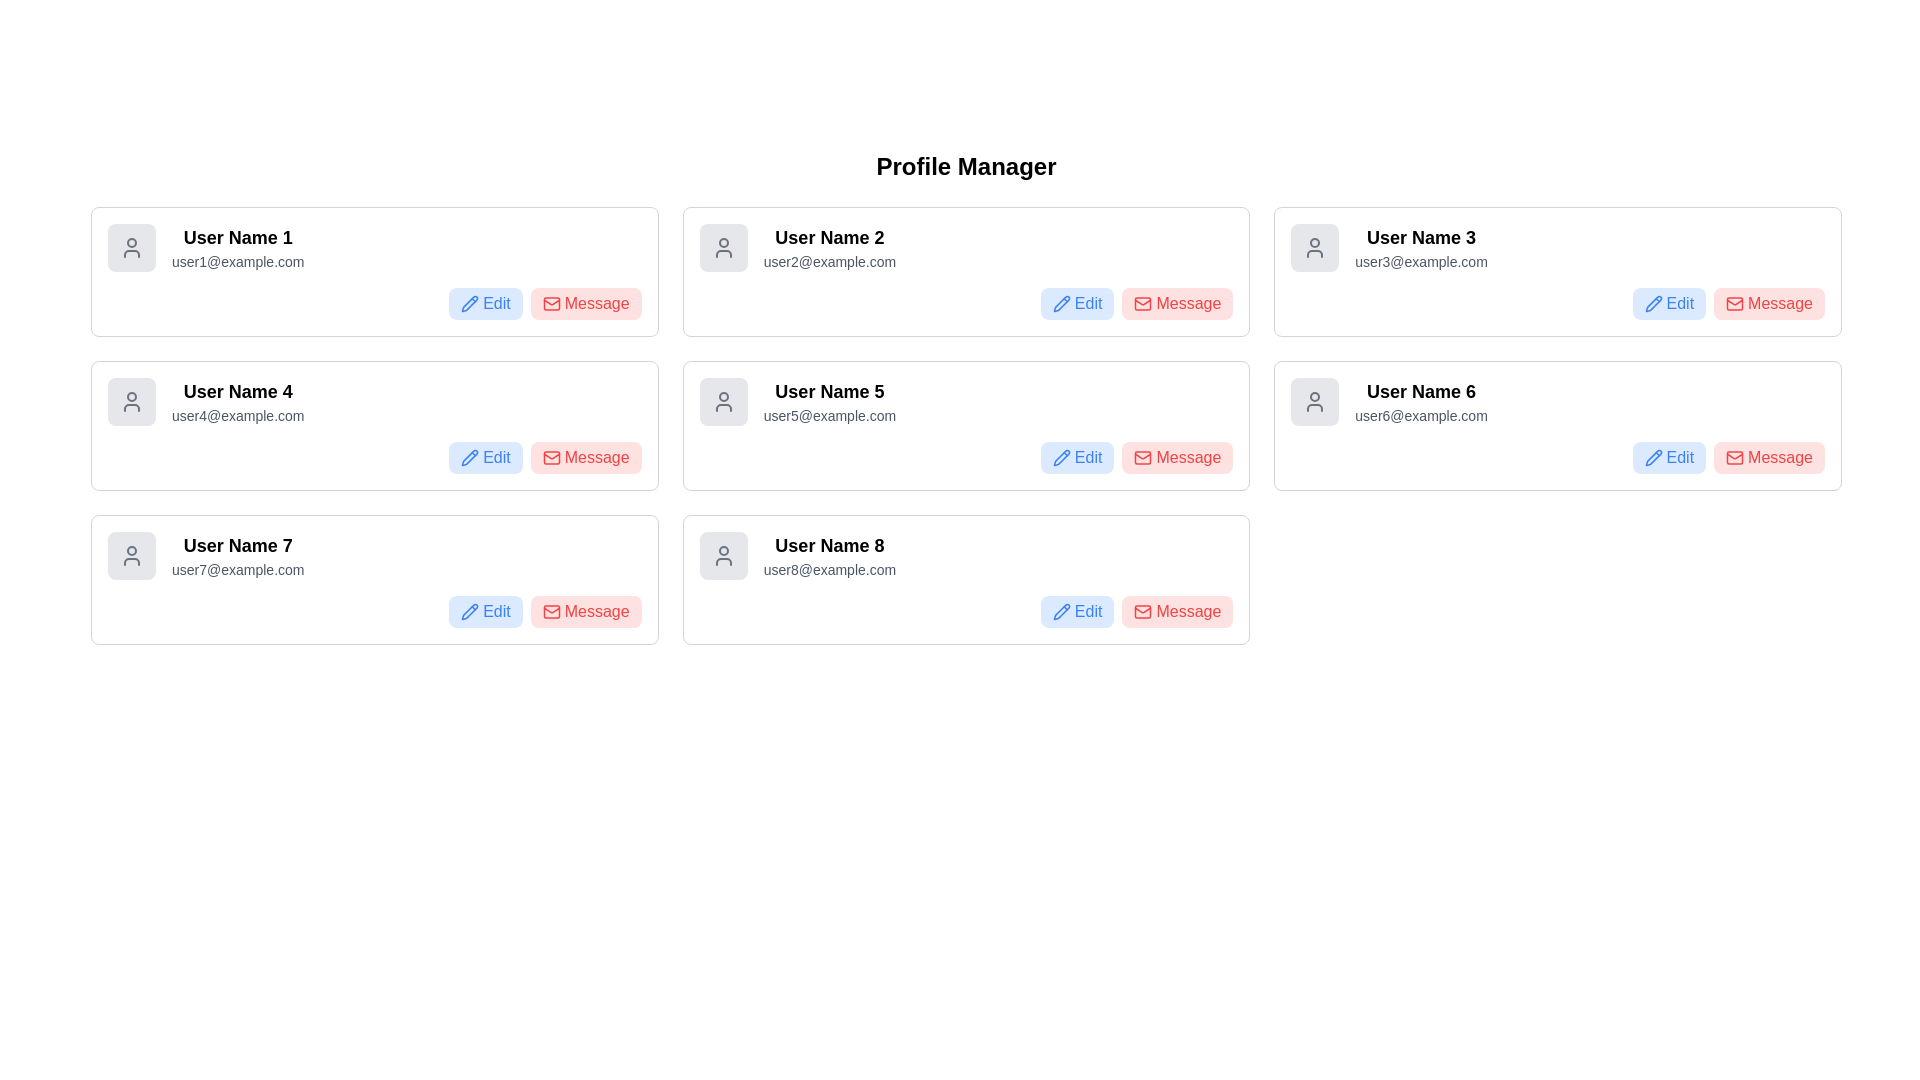 This screenshot has width=1920, height=1080. I want to click on the user profile icon located in the top-left corner of the card containing 'User Name 2' and 'user2@example.com', so click(722, 246).